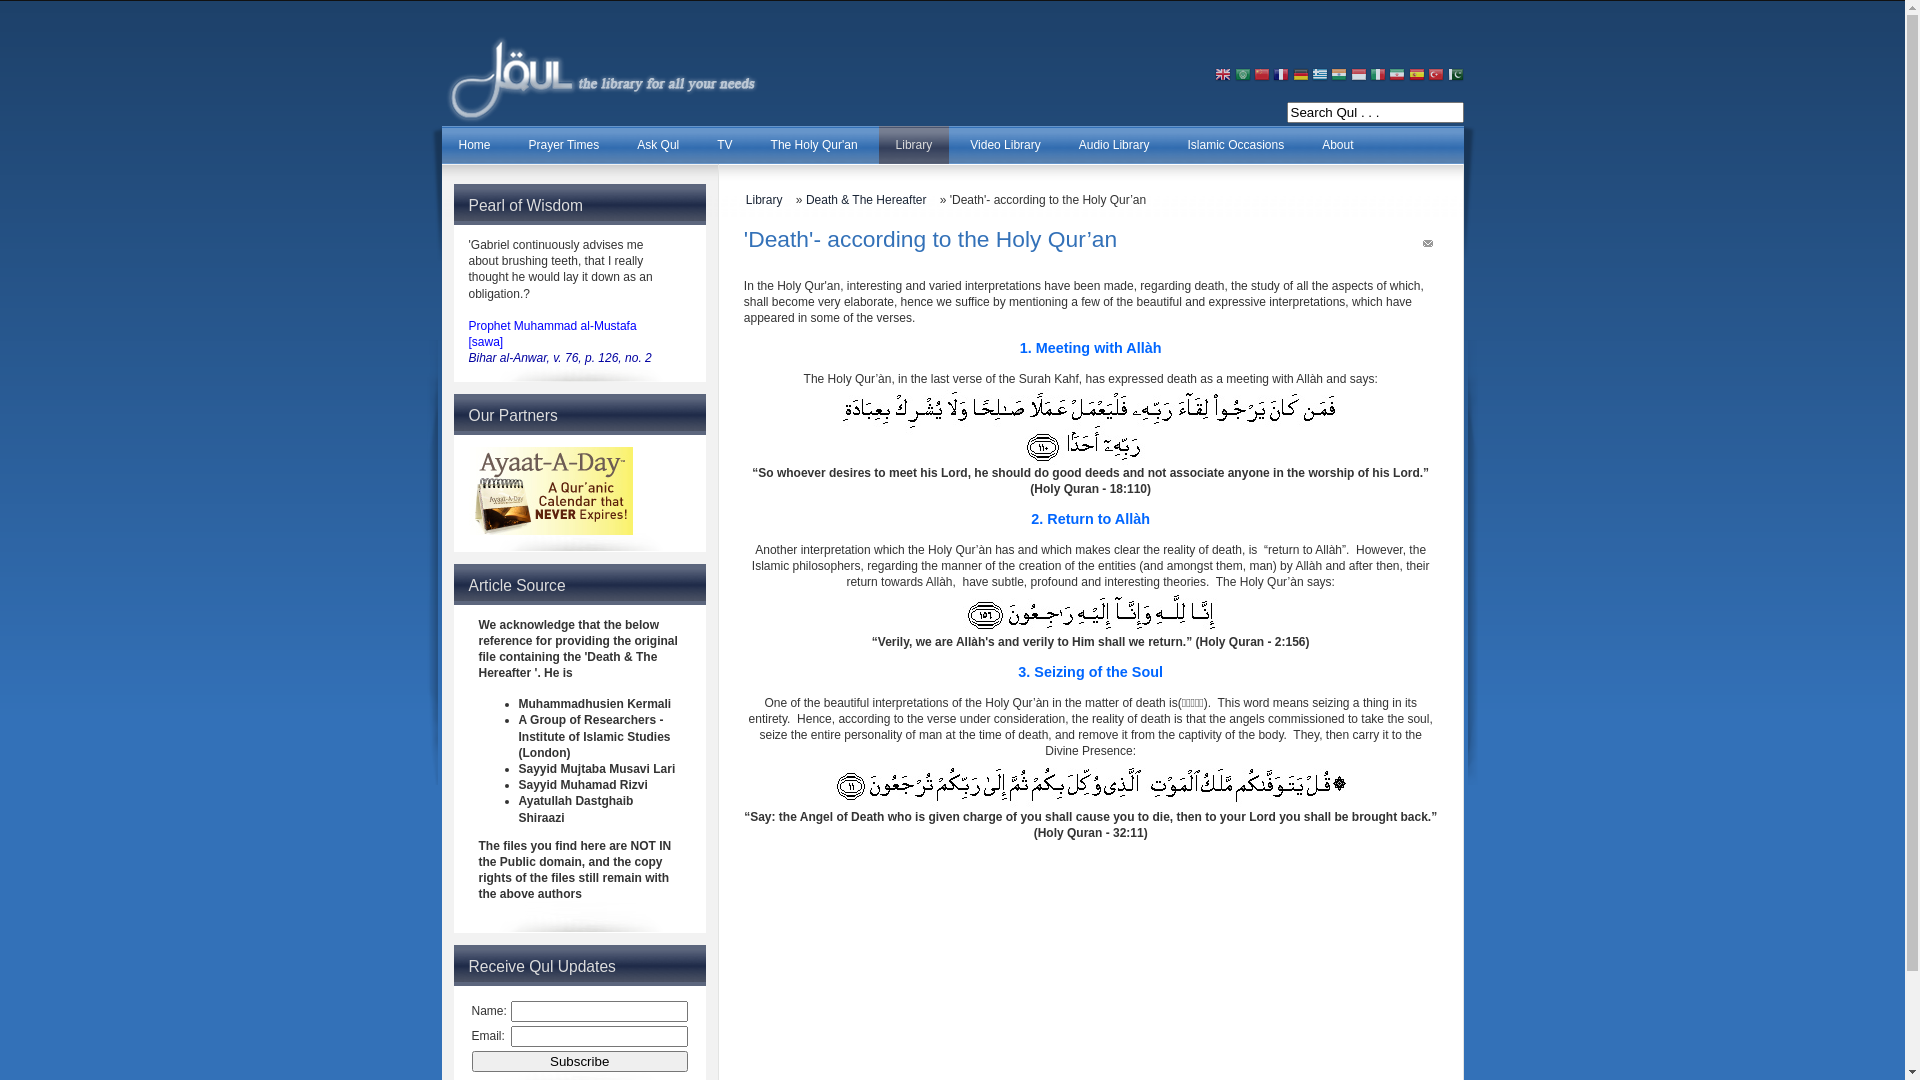  What do you see at coordinates (1330, 75) in the screenshot?
I see `'Hindi'` at bounding box center [1330, 75].